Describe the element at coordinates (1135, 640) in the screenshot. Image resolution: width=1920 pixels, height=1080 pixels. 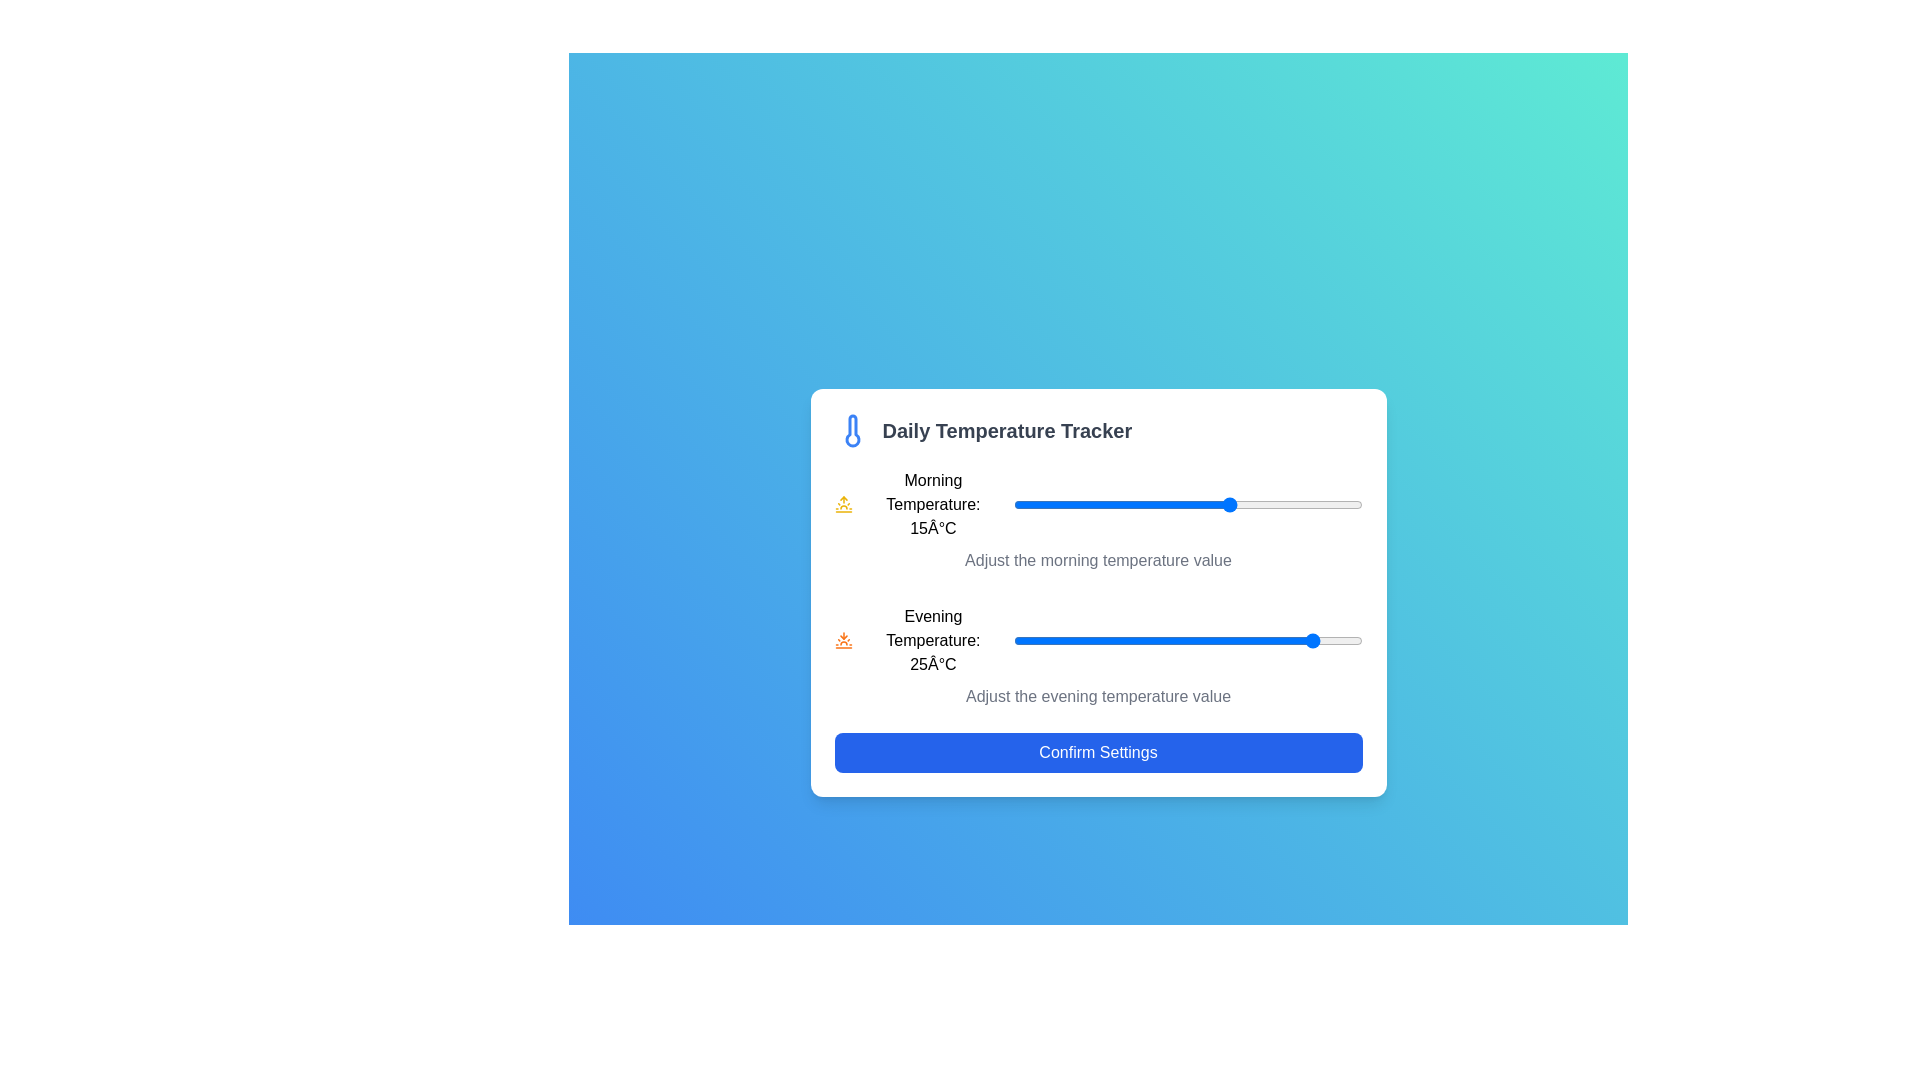
I see `the evening temperature slider to 4°C` at that location.